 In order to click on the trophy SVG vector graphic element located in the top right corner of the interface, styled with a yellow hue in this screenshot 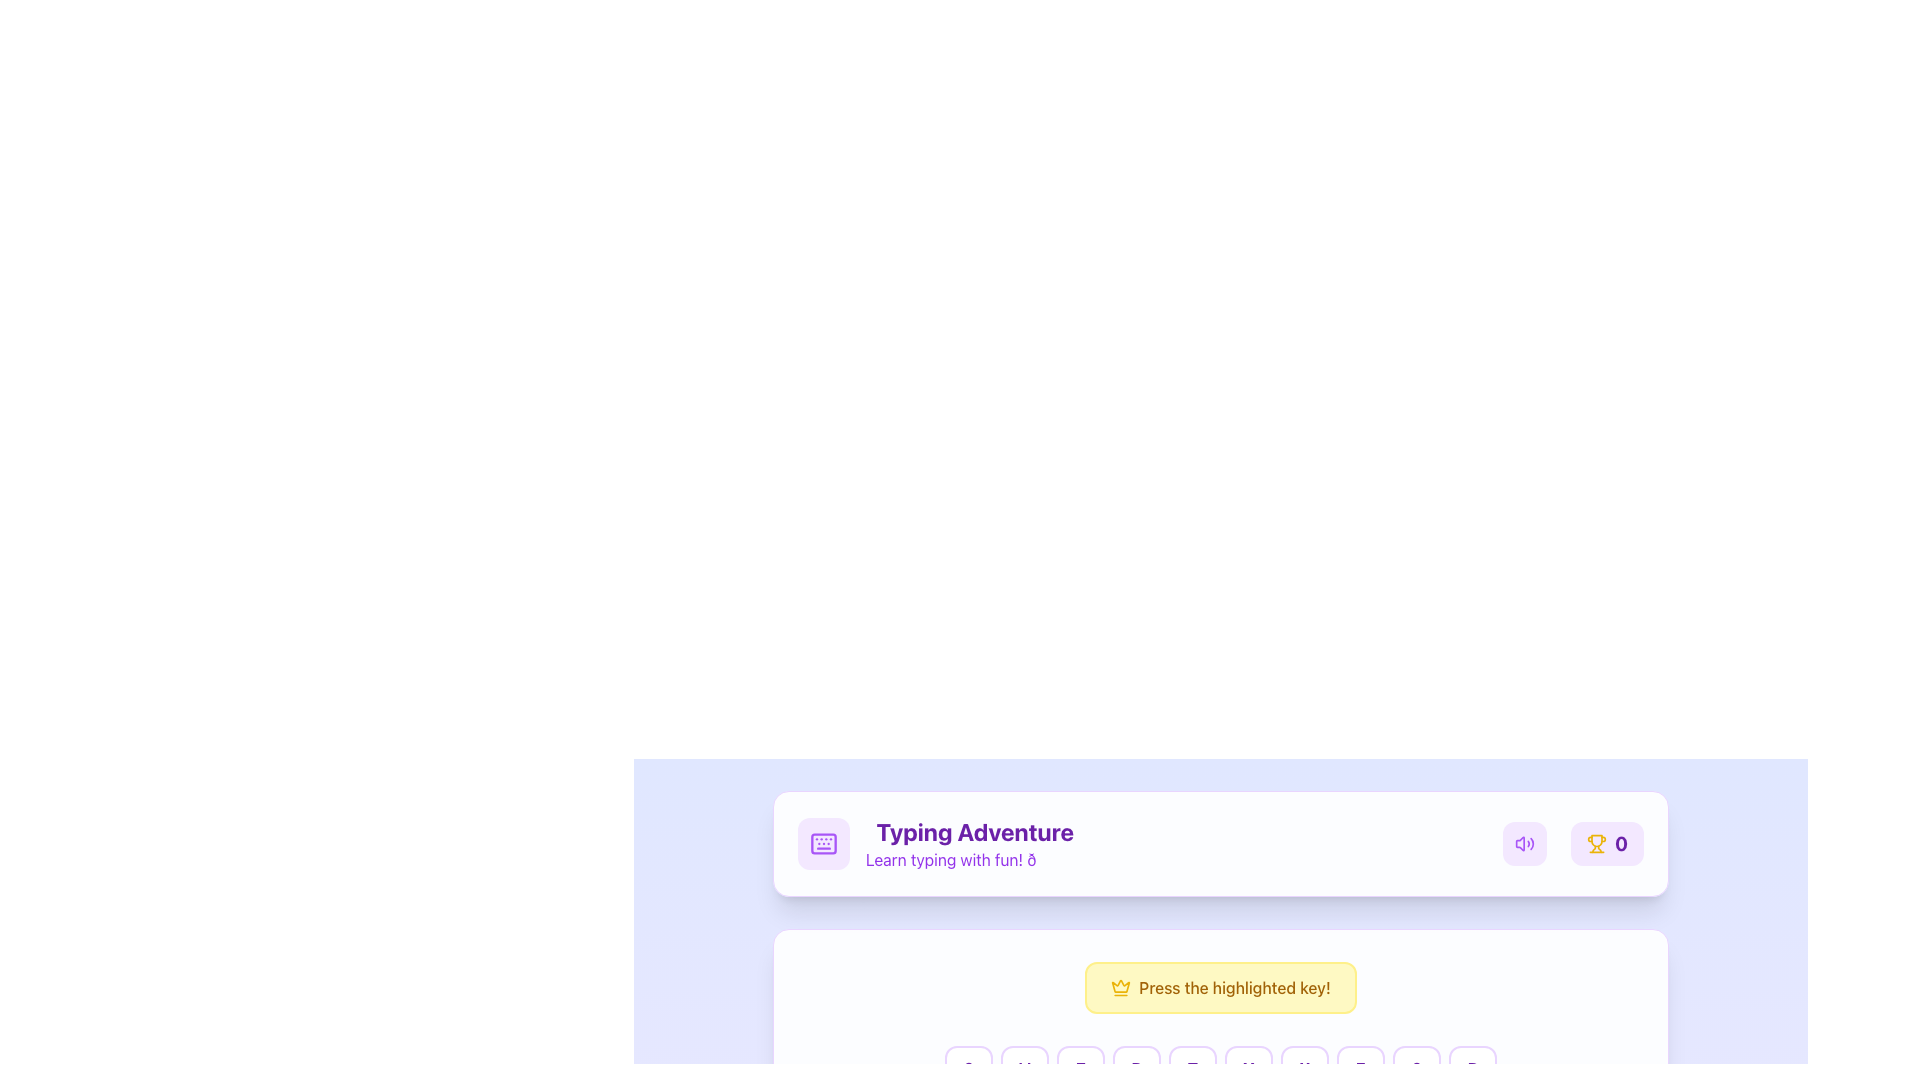, I will do `click(1595, 841)`.